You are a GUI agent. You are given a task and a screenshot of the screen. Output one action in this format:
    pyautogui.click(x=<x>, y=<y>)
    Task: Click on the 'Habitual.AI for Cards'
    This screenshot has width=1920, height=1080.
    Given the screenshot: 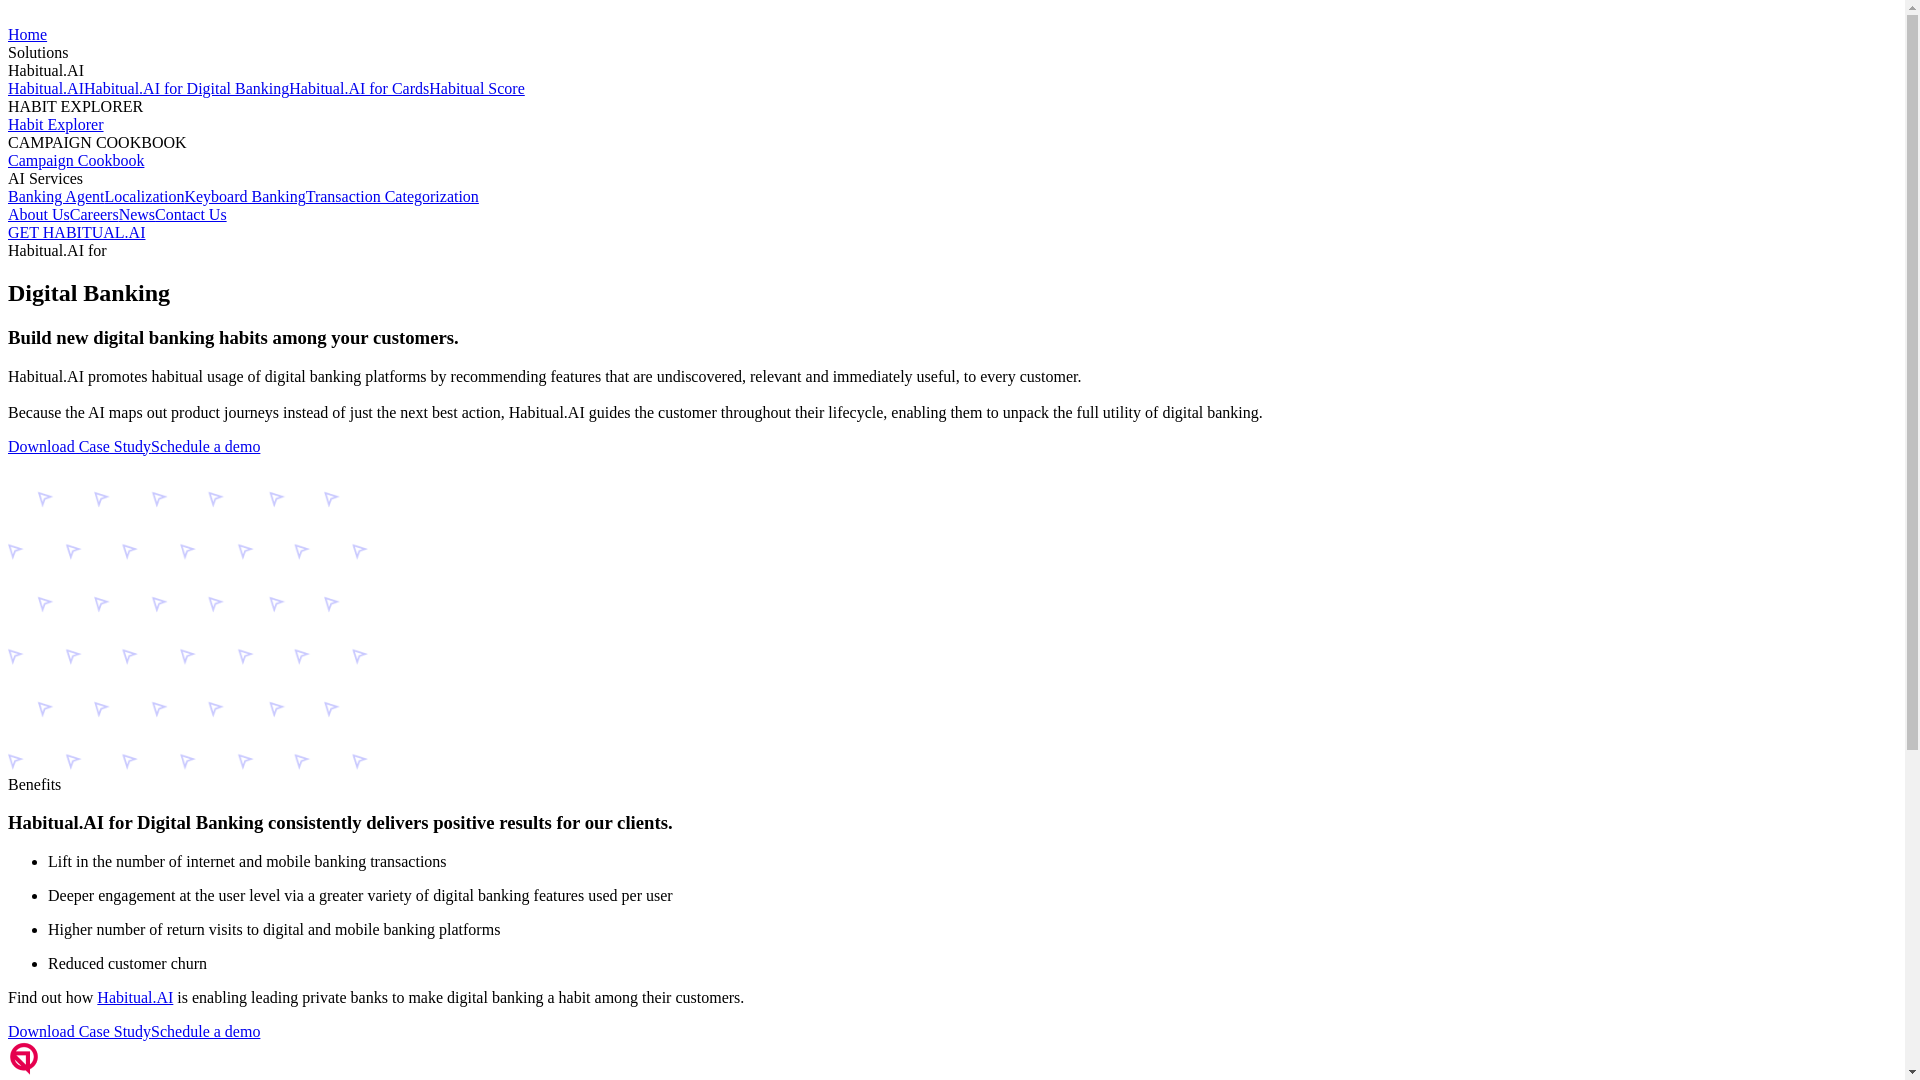 What is the action you would take?
    pyautogui.click(x=287, y=87)
    